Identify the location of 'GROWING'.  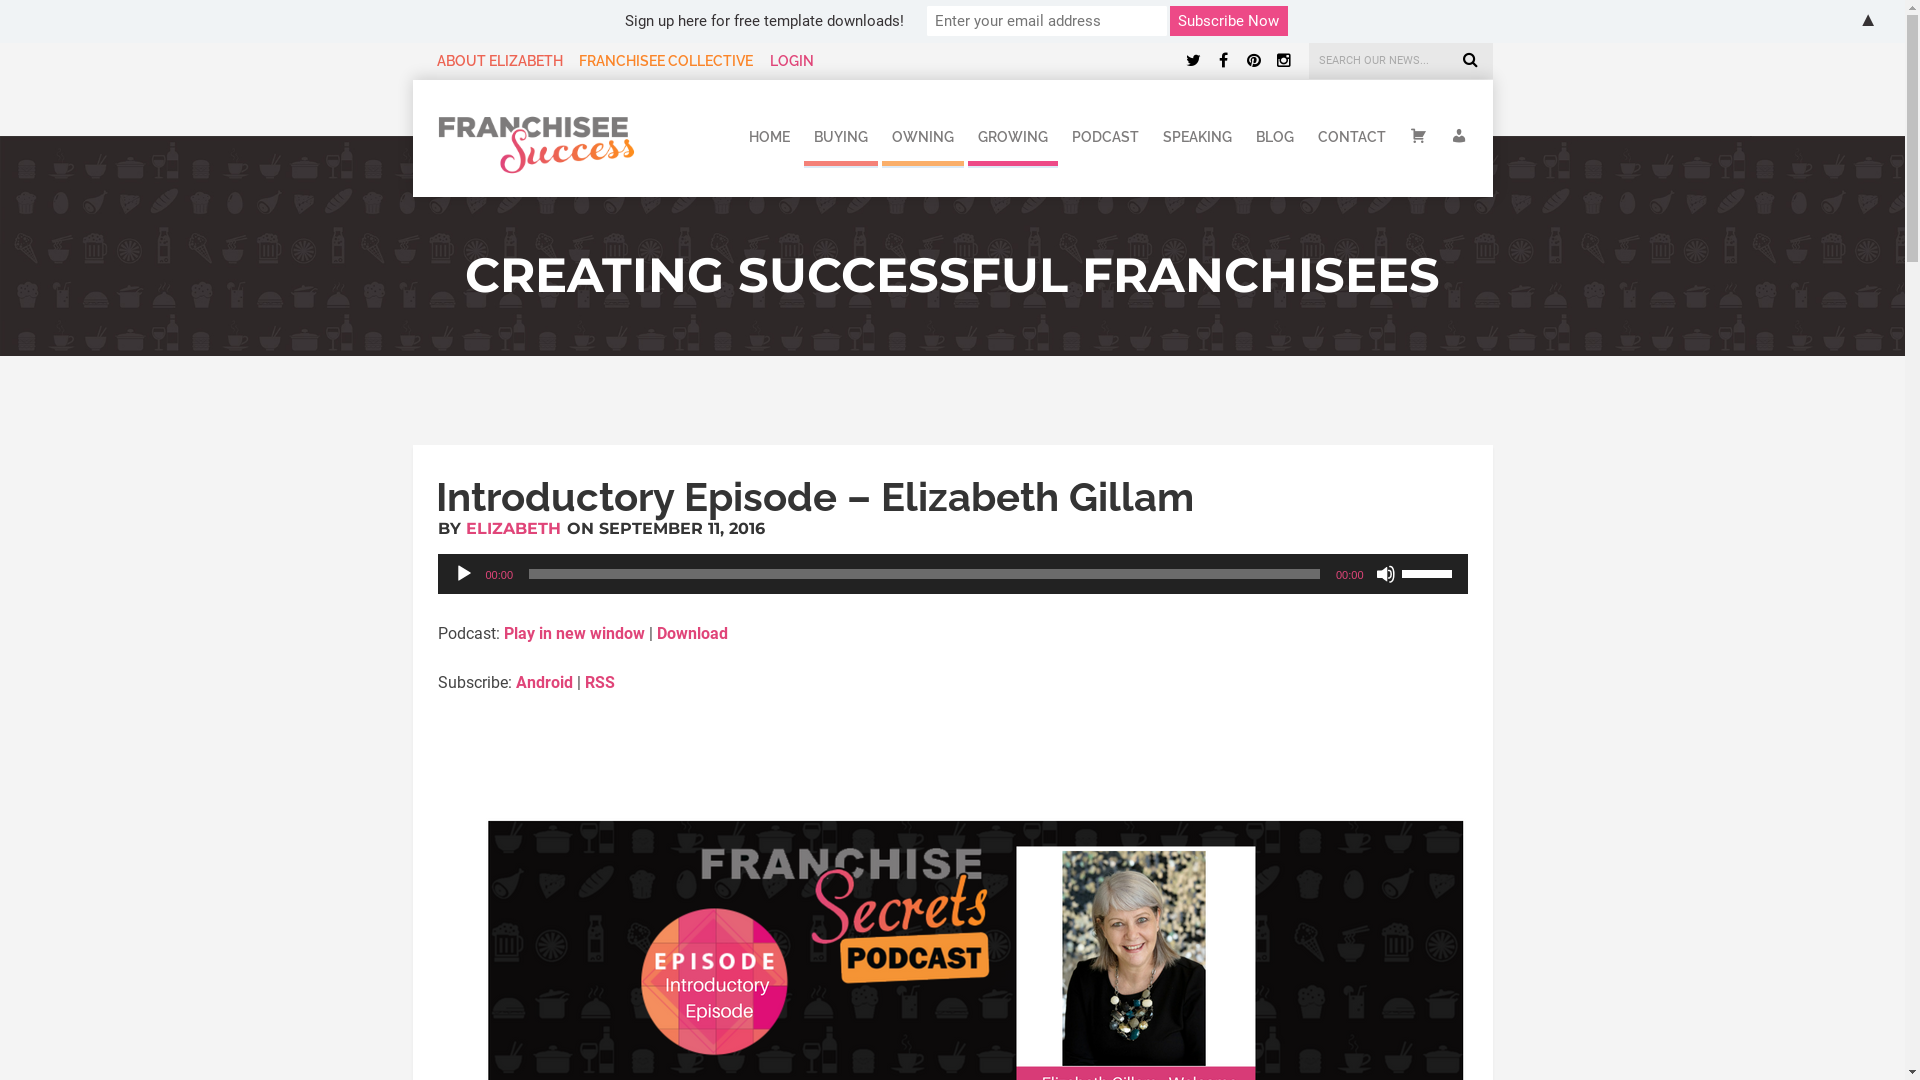
(1012, 132).